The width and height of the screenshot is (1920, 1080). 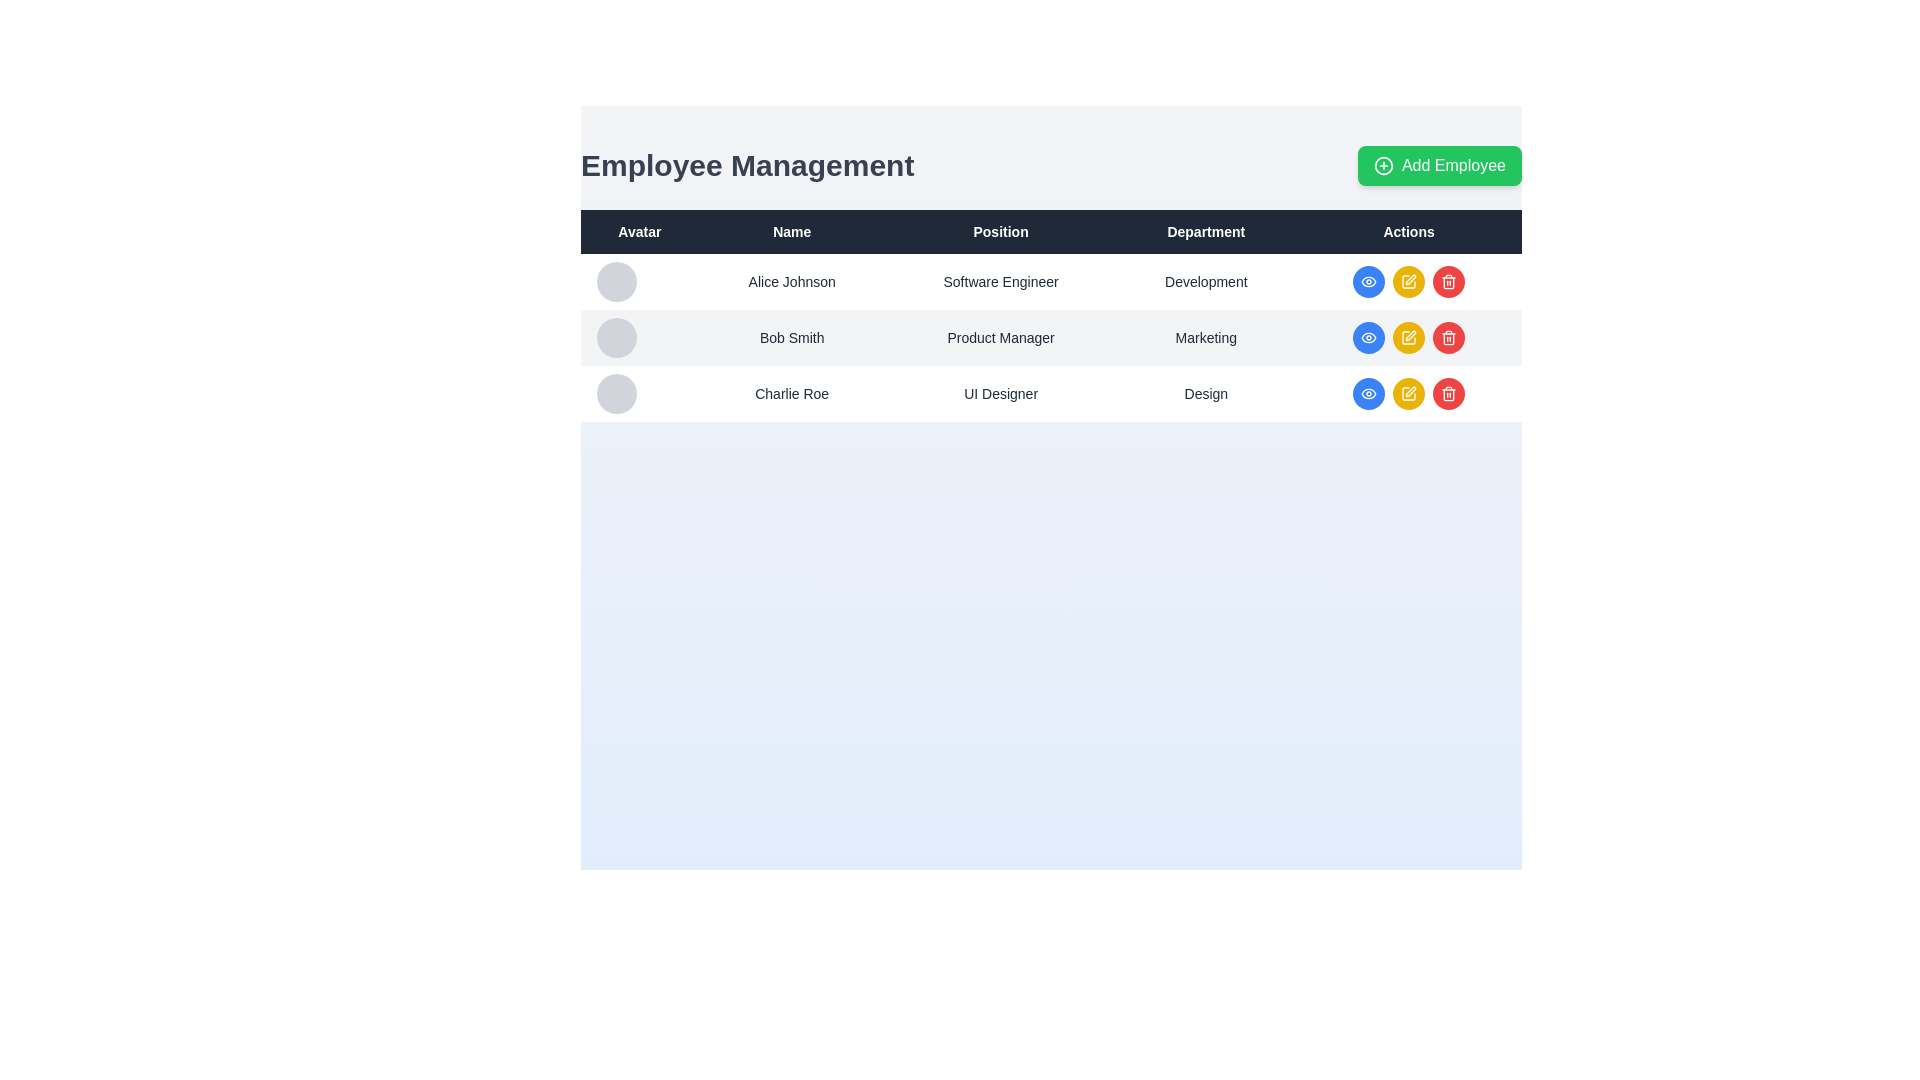 I want to click on the 'Actions' column header in the table, which is the fifth column header and located on the upper-right side of the table structure, so click(x=1408, y=230).